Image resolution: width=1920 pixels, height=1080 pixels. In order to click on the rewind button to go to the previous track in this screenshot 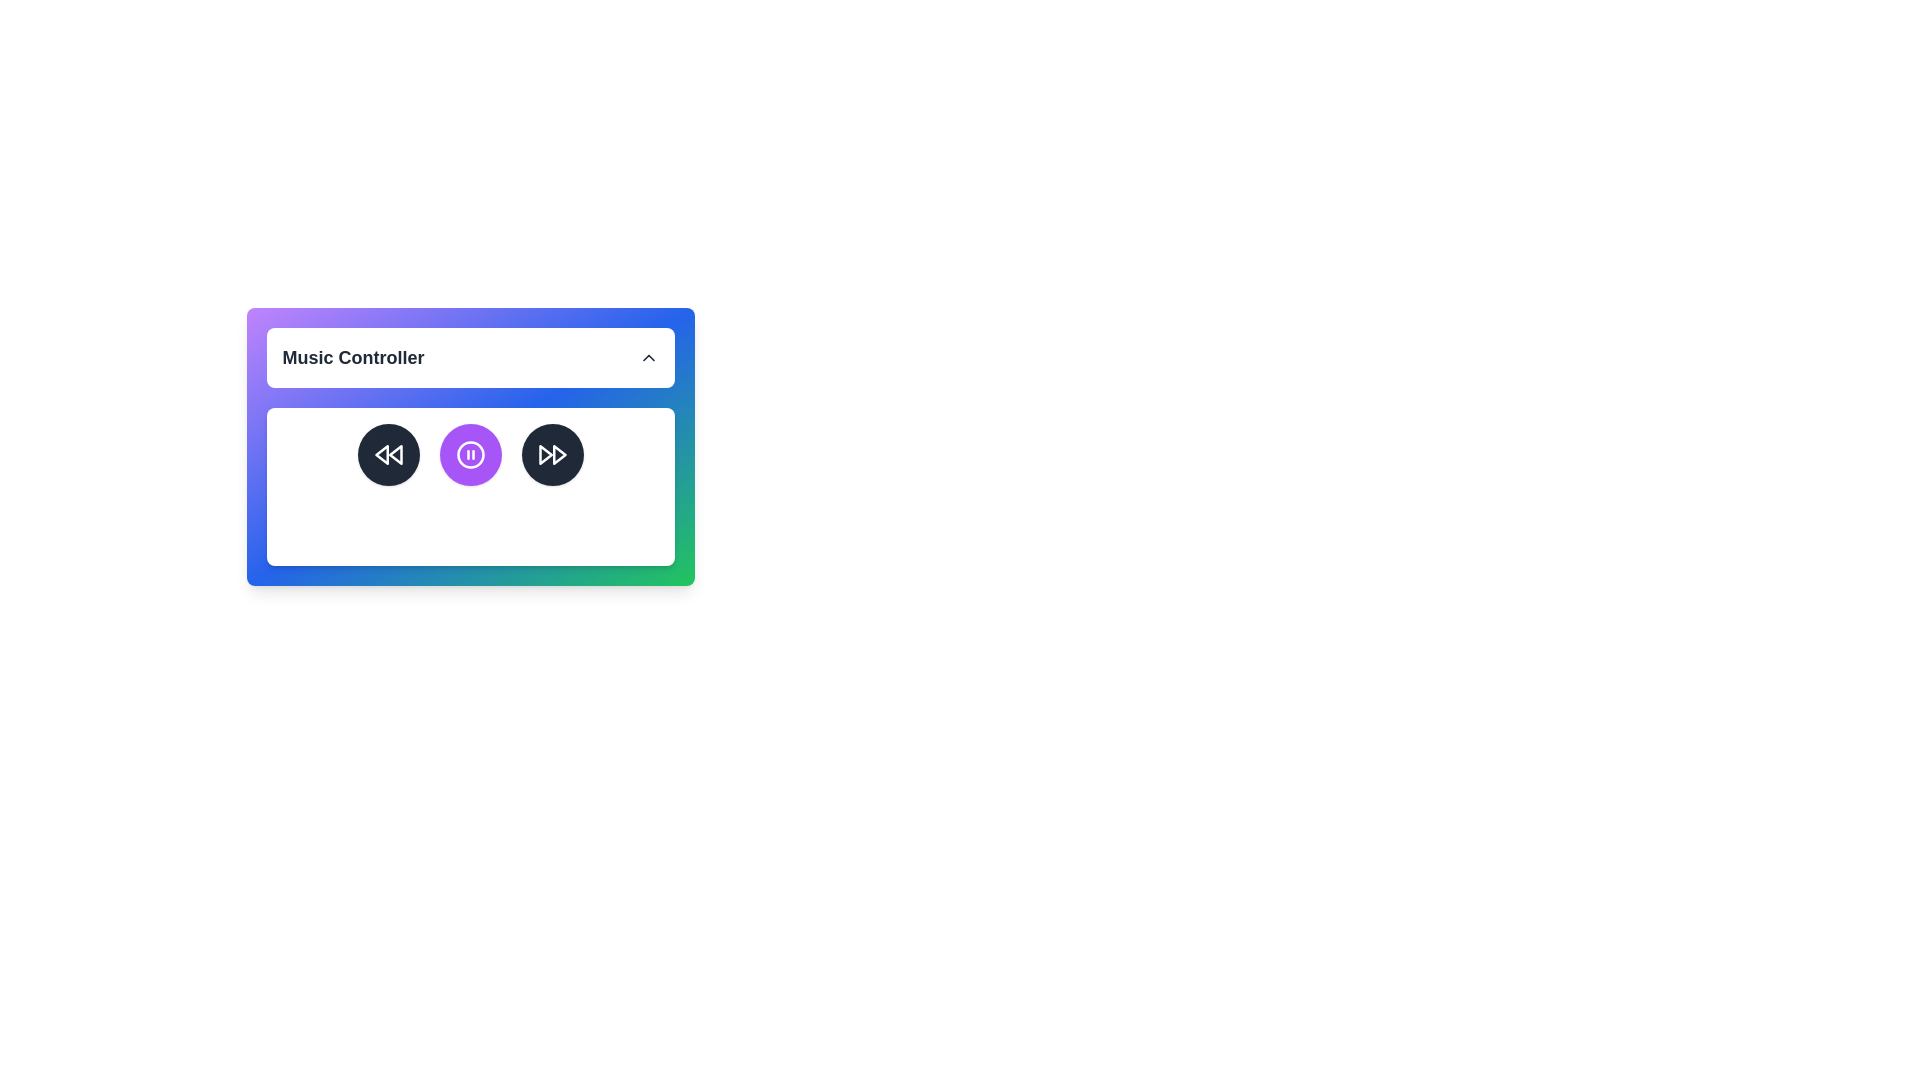, I will do `click(388, 455)`.